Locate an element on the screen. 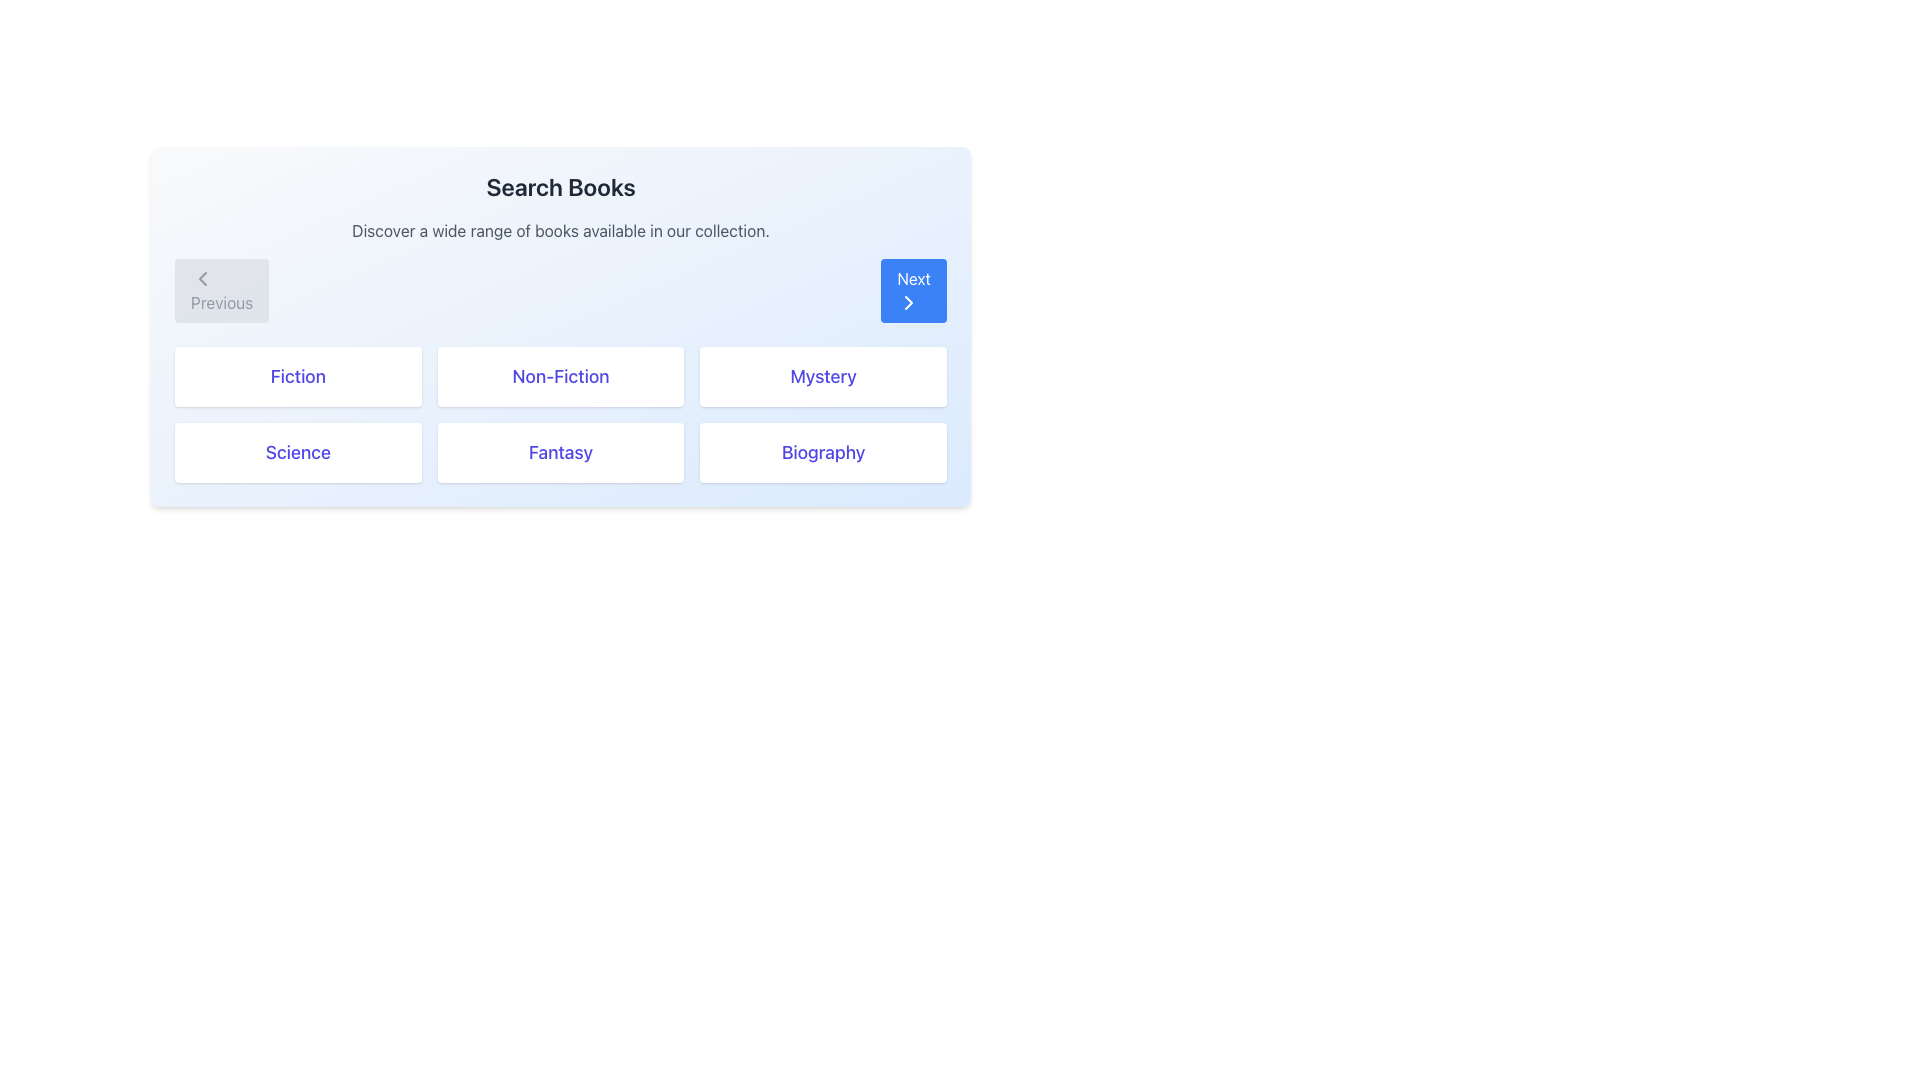 The height and width of the screenshot is (1080, 1920). the 'Fiction' selectable category option is located at coordinates (297, 377).